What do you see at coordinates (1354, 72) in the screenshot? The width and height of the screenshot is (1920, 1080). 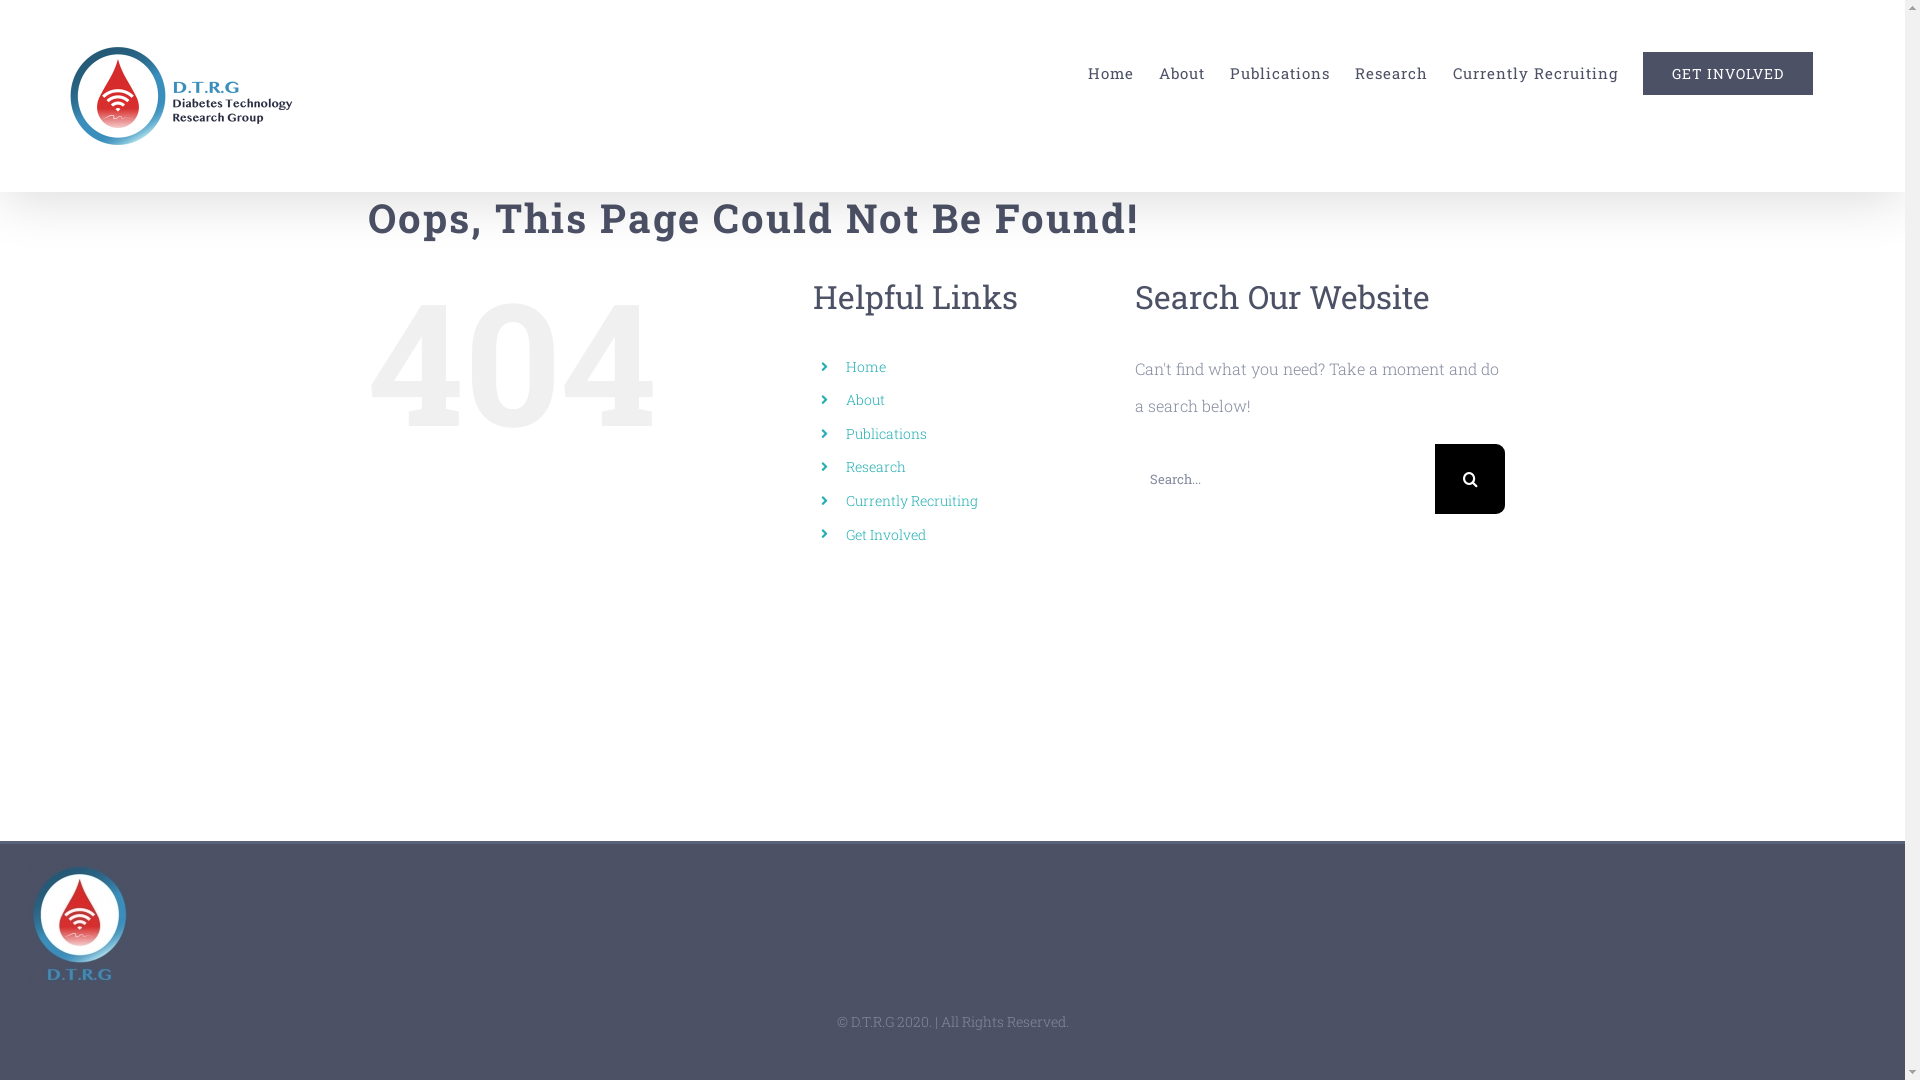 I see `'Research'` at bounding box center [1354, 72].